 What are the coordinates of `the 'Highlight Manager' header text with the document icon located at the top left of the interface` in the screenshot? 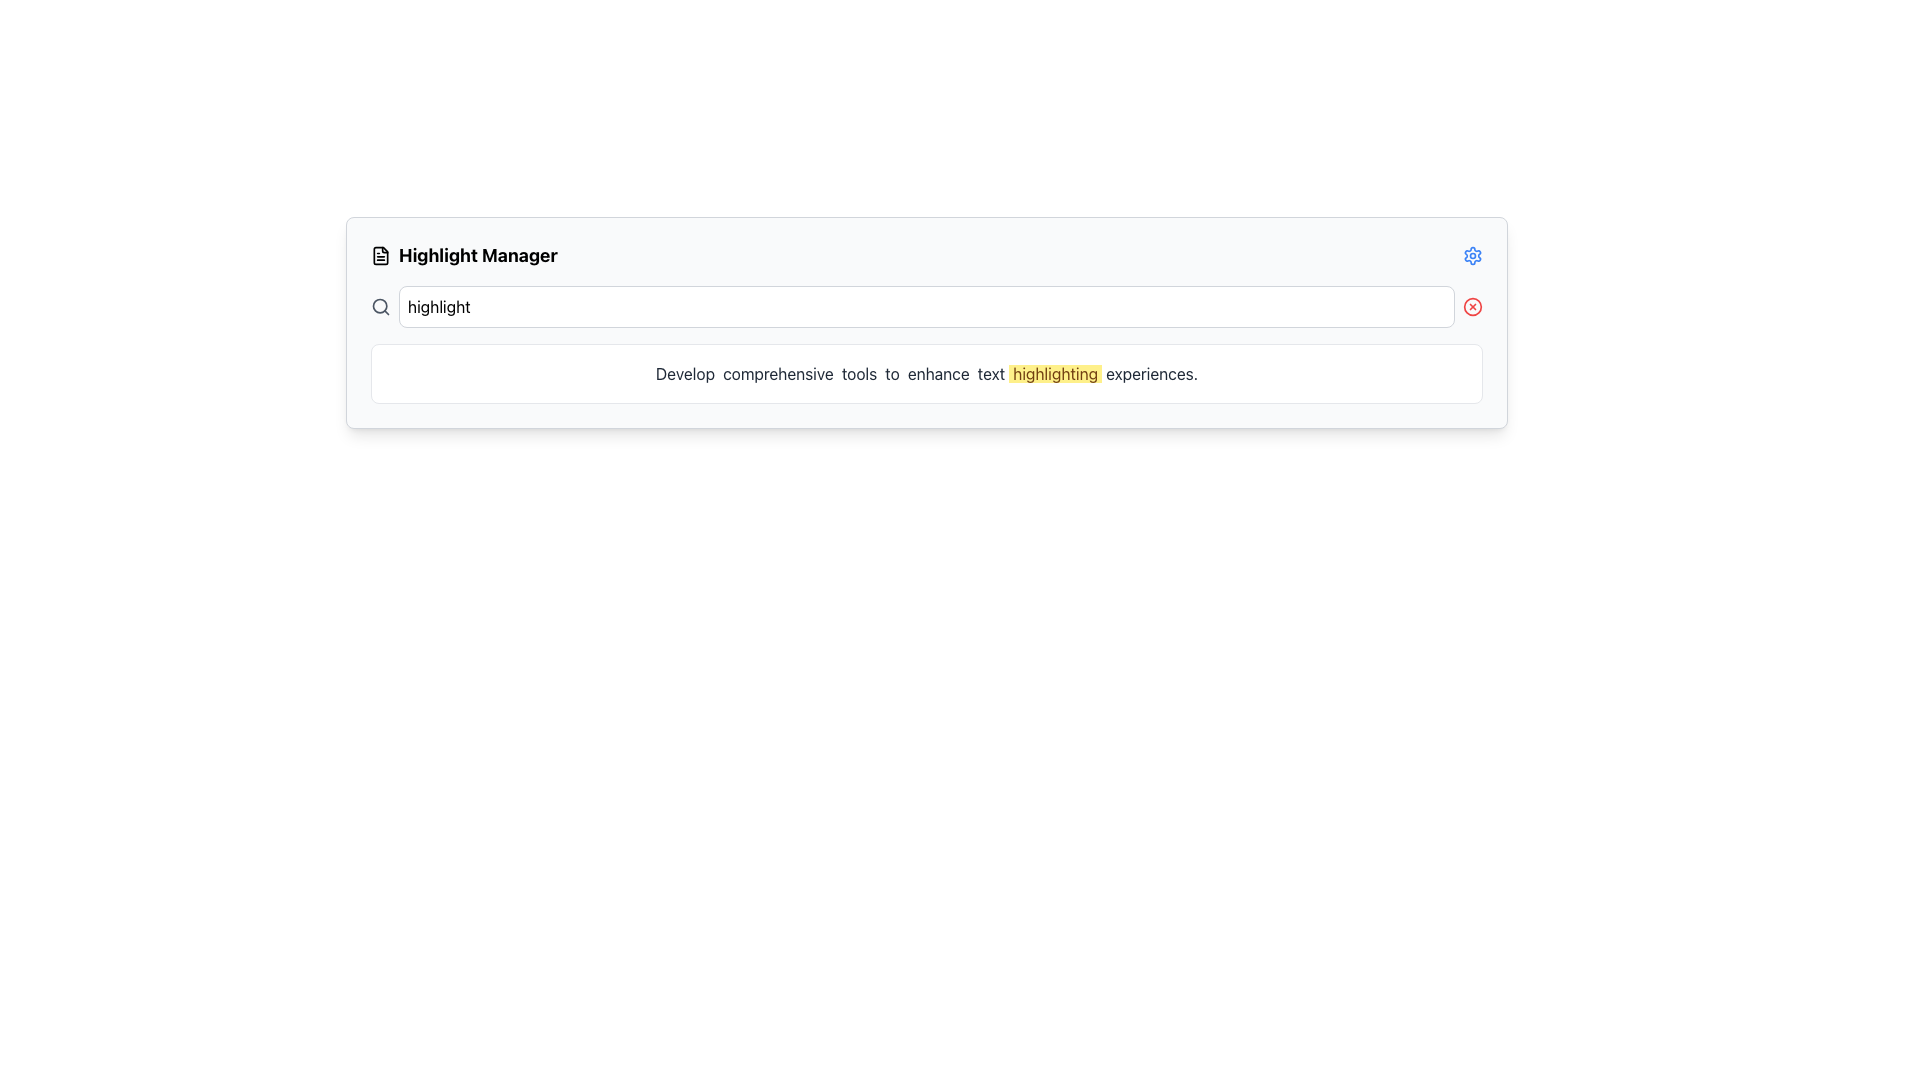 It's located at (463, 254).